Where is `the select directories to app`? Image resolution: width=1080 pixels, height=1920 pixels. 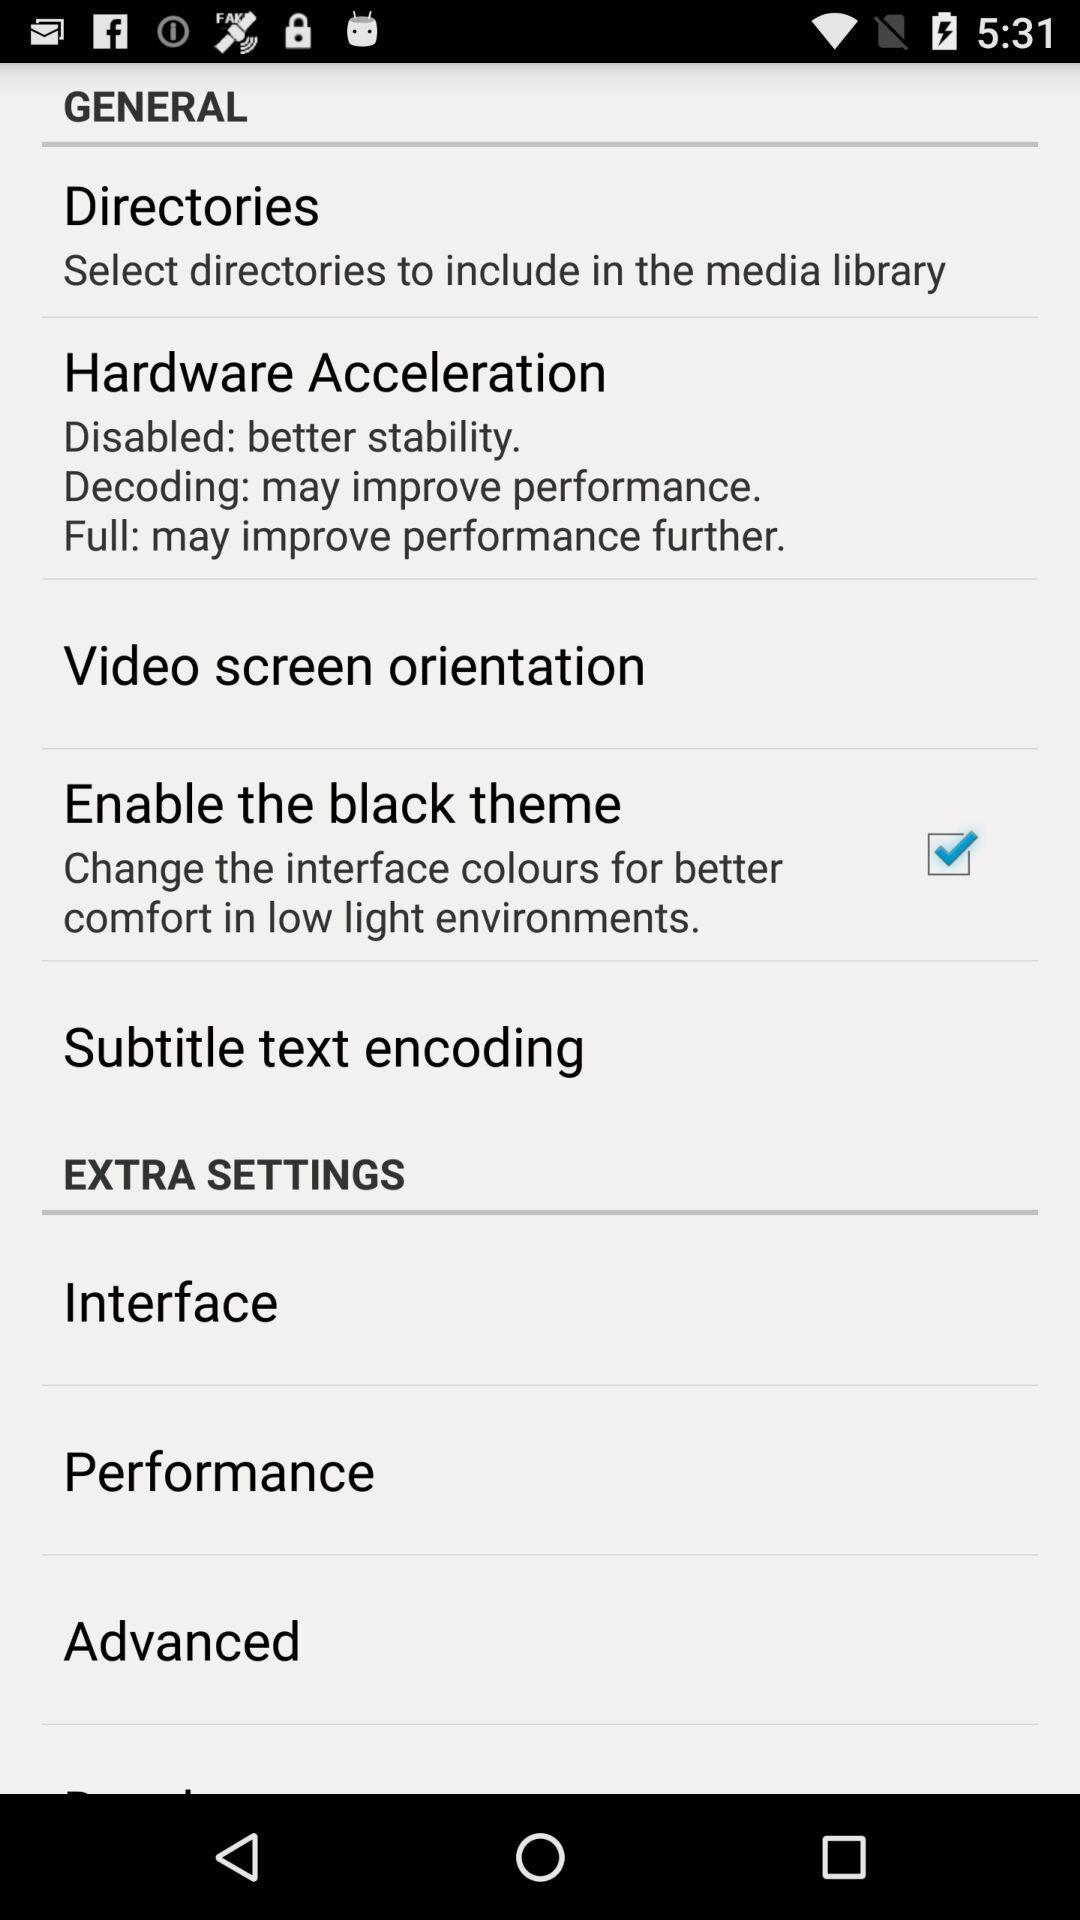
the select directories to app is located at coordinates (503, 267).